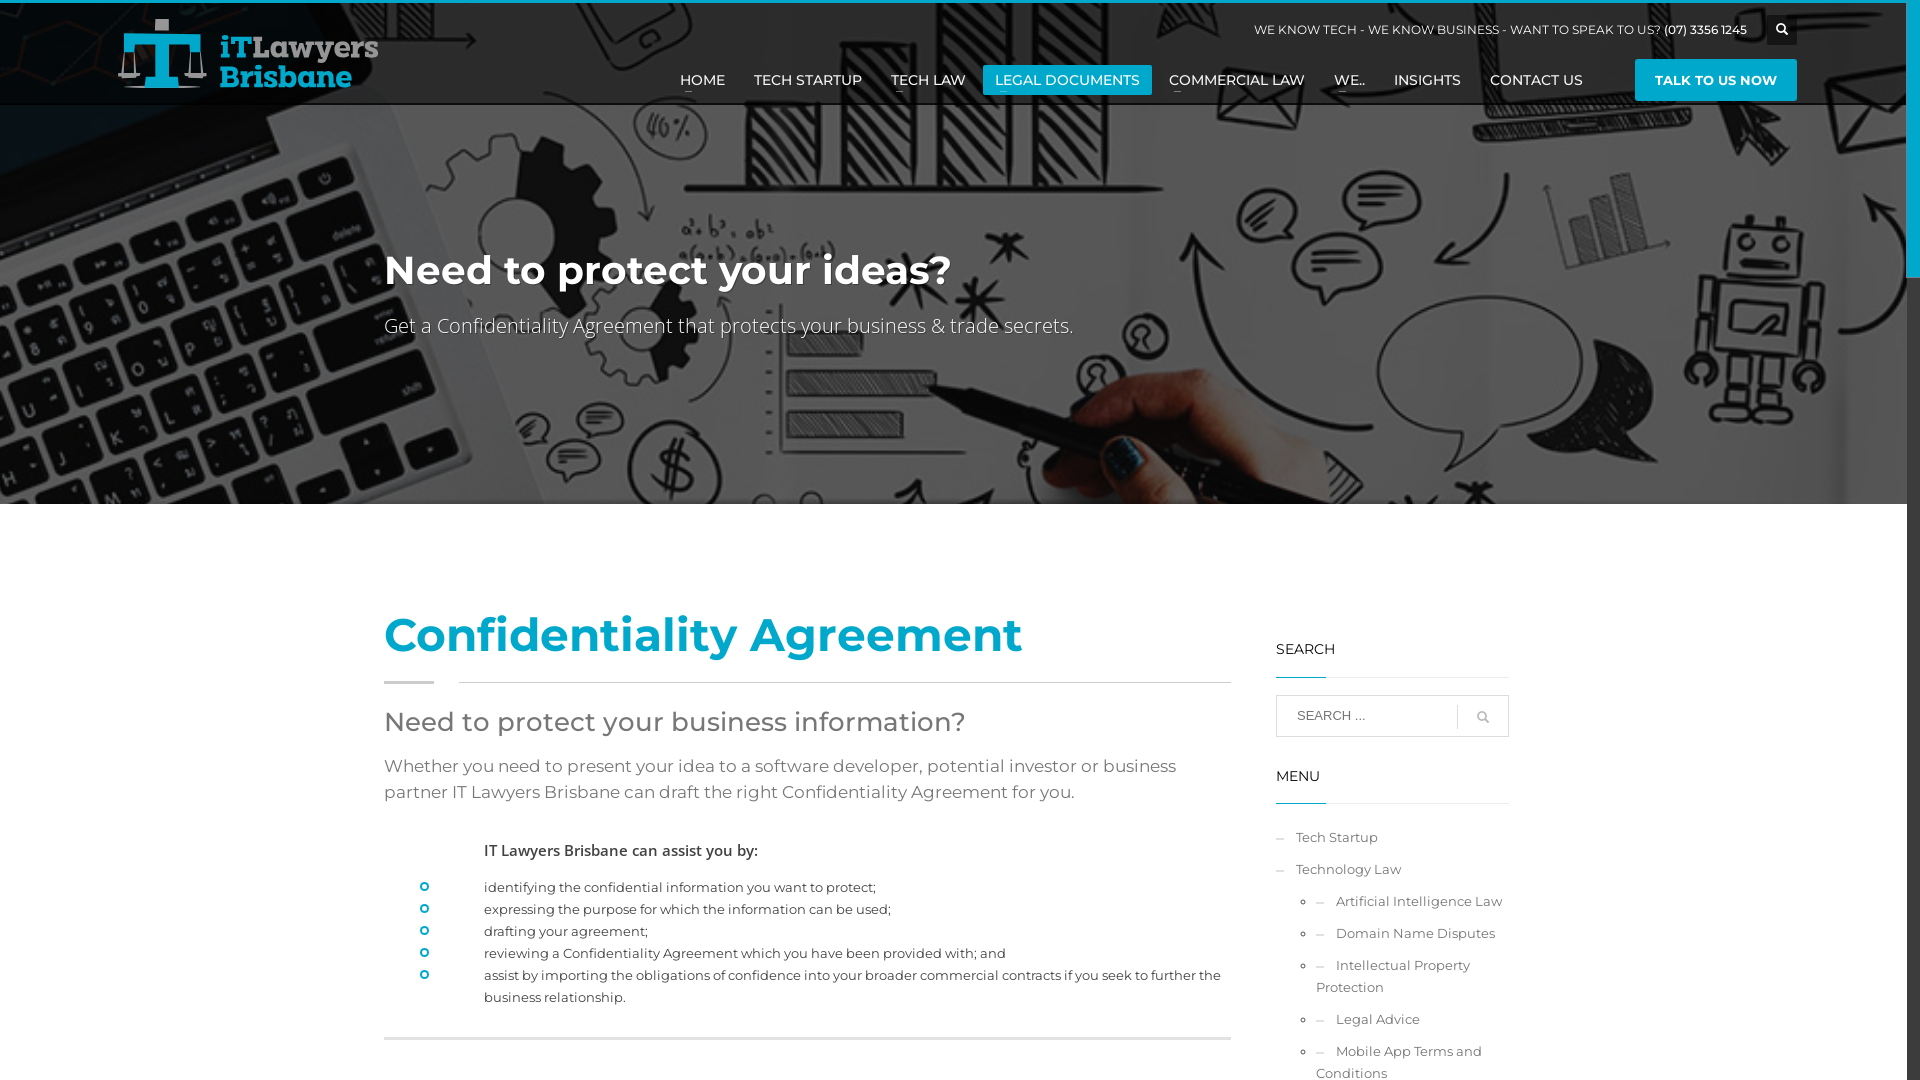 This screenshot has height=1080, width=1920. Describe the element at coordinates (1315, 974) in the screenshot. I see `'Intellectual Property Protection'` at that location.